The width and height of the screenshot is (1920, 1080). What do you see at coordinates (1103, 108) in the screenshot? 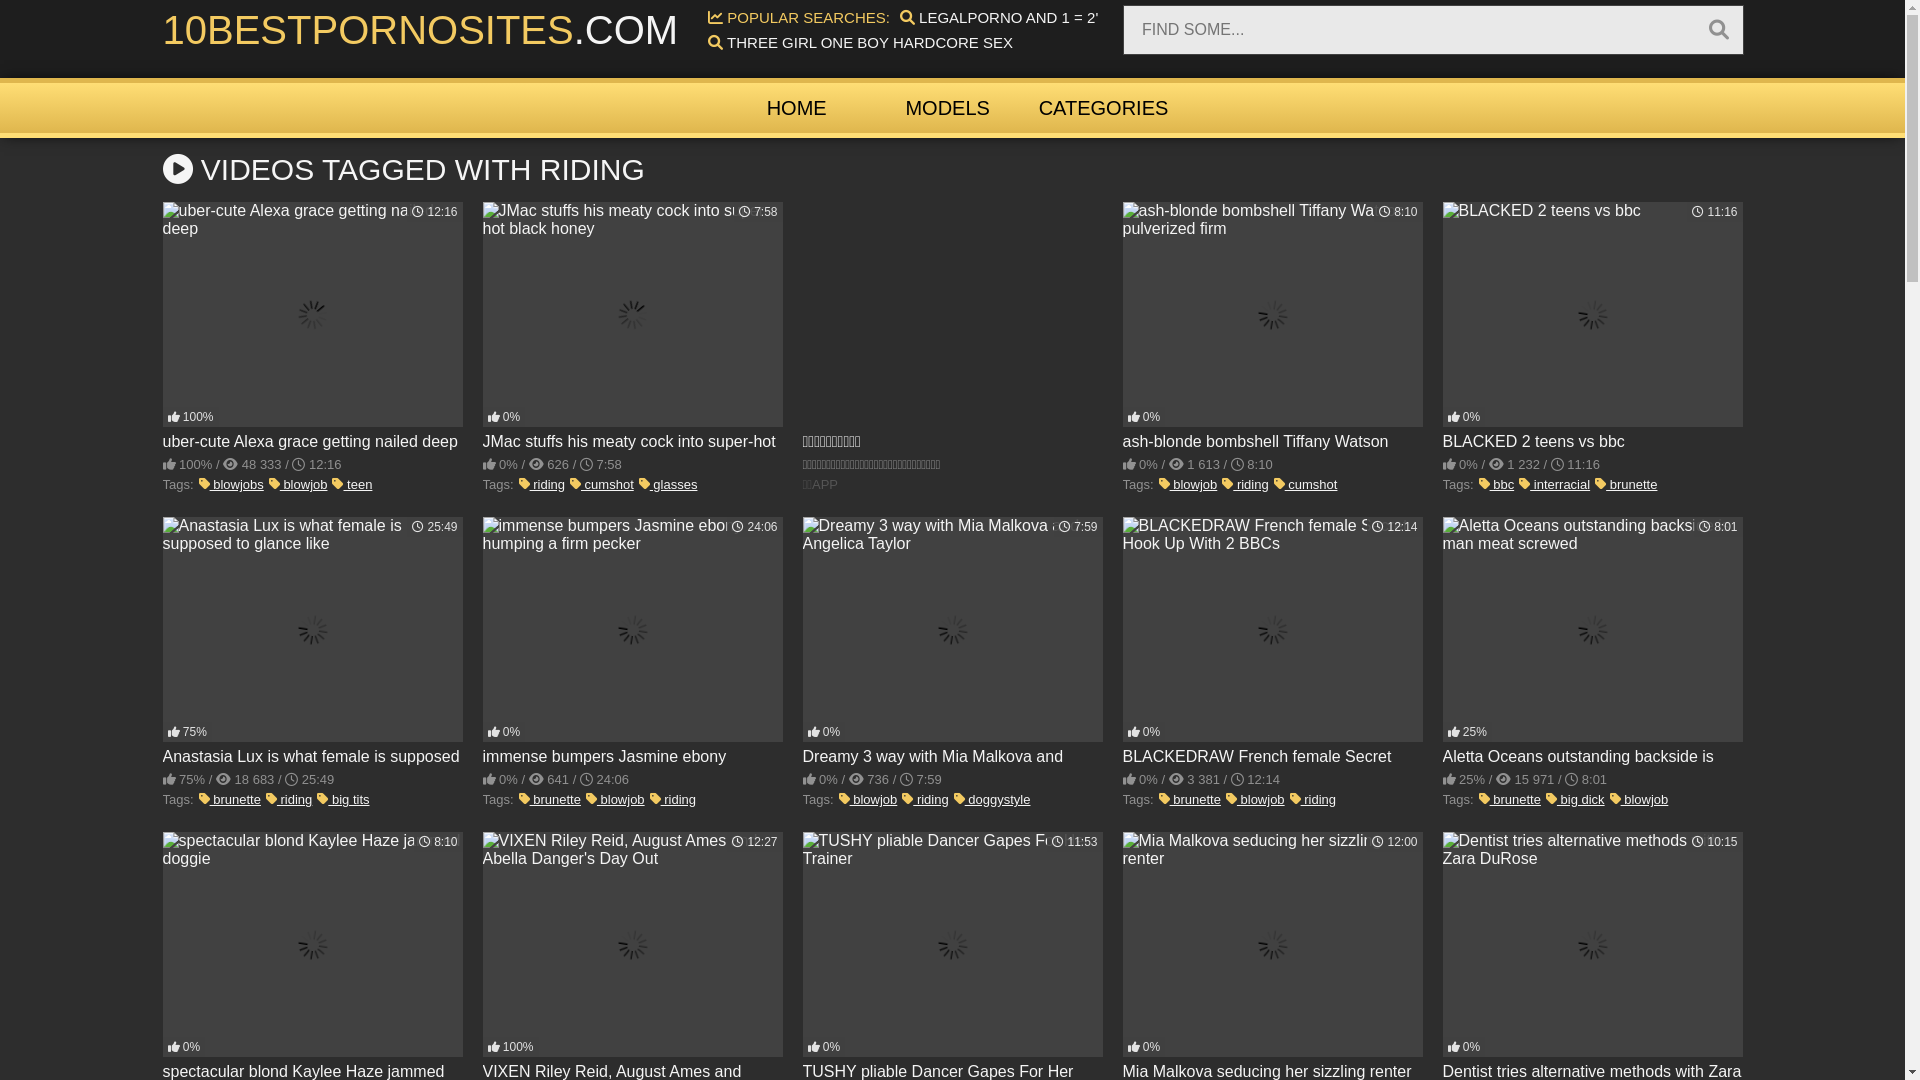
I see `'CATEGORIES'` at bounding box center [1103, 108].